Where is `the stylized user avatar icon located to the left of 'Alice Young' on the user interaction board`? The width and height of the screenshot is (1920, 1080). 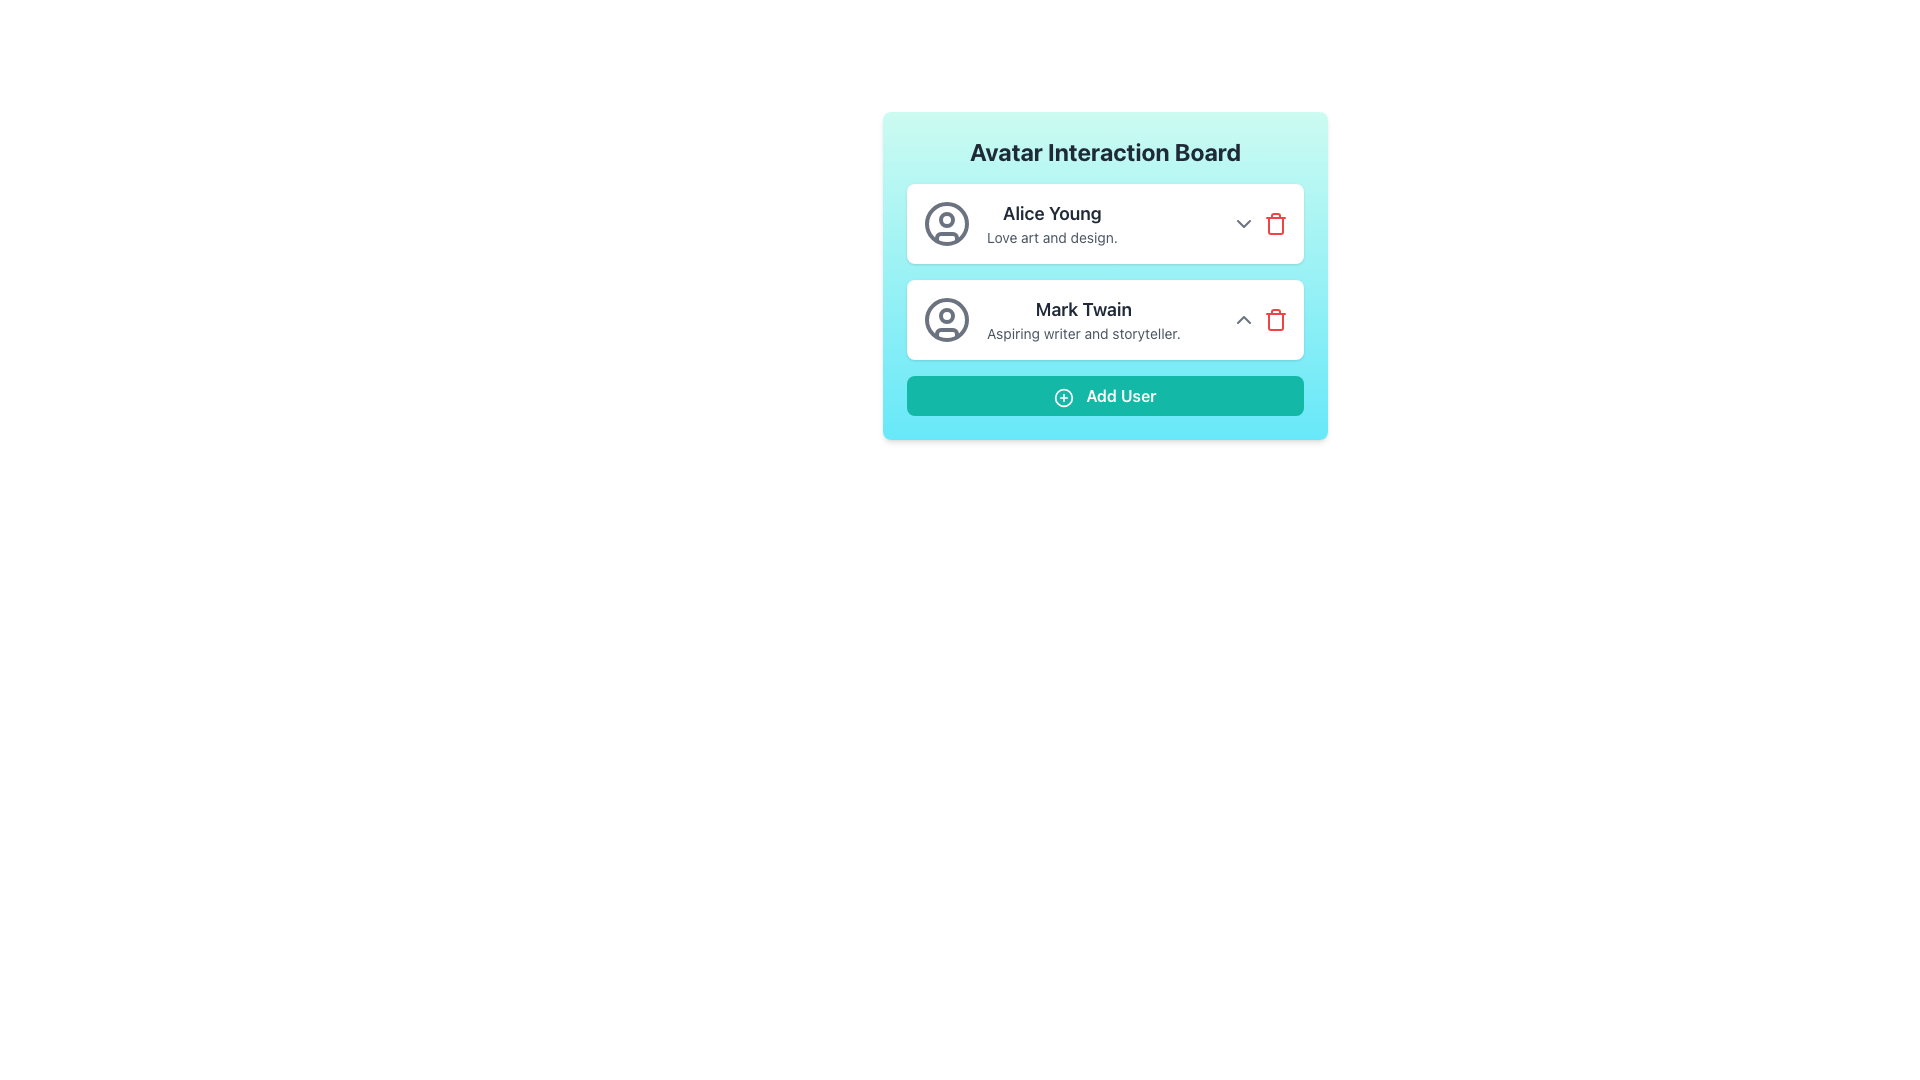 the stylized user avatar icon located to the left of 'Alice Young' on the user interaction board is located at coordinates (945, 223).